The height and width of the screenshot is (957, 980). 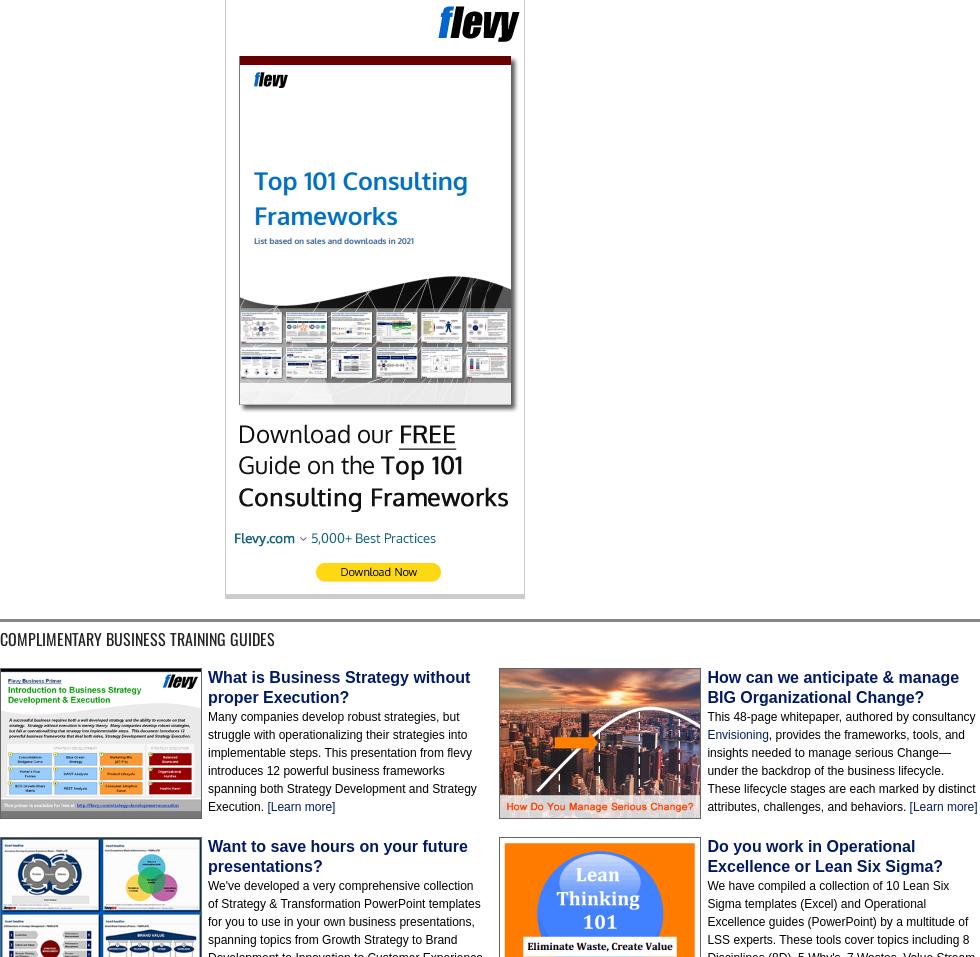 What do you see at coordinates (841, 716) in the screenshot?
I see `'This 48-page whitepaper, authored by consultancy'` at bounding box center [841, 716].